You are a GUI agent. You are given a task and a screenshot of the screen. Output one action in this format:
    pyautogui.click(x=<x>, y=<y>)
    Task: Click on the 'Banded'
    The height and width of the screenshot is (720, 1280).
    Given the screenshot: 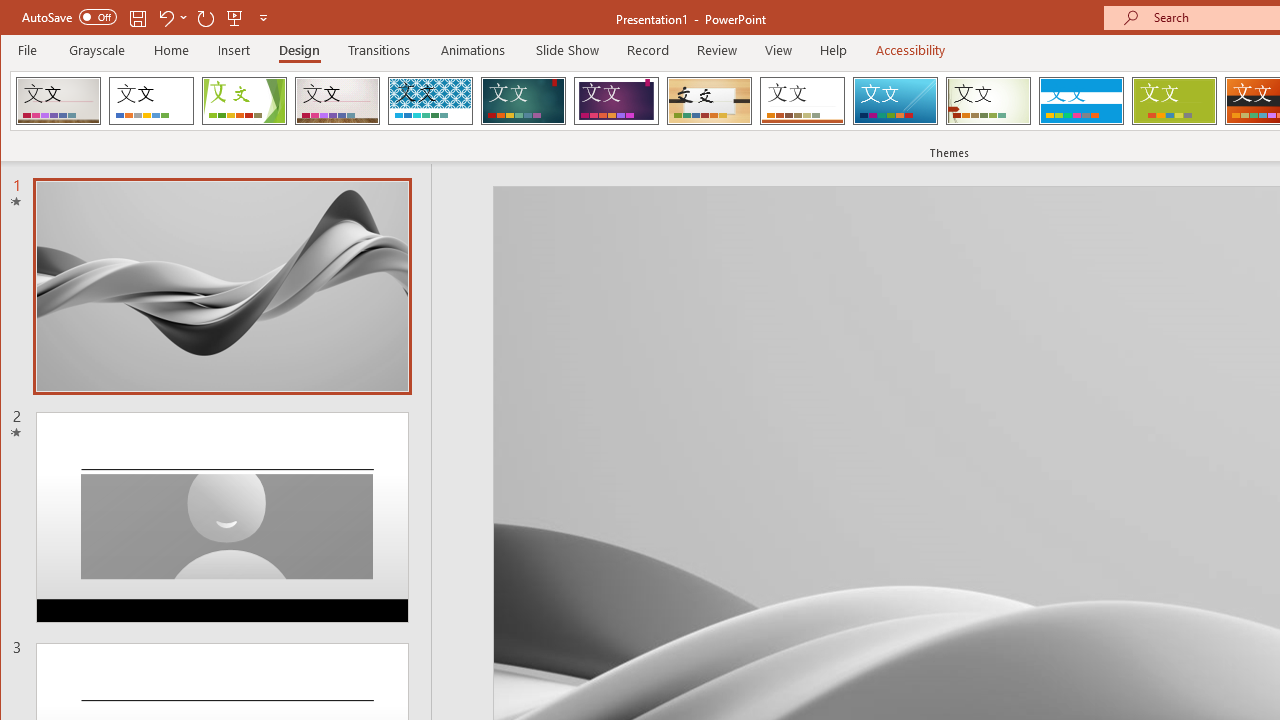 What is the action you would take?
    pyautogui.click(x=1080, y=100)
    